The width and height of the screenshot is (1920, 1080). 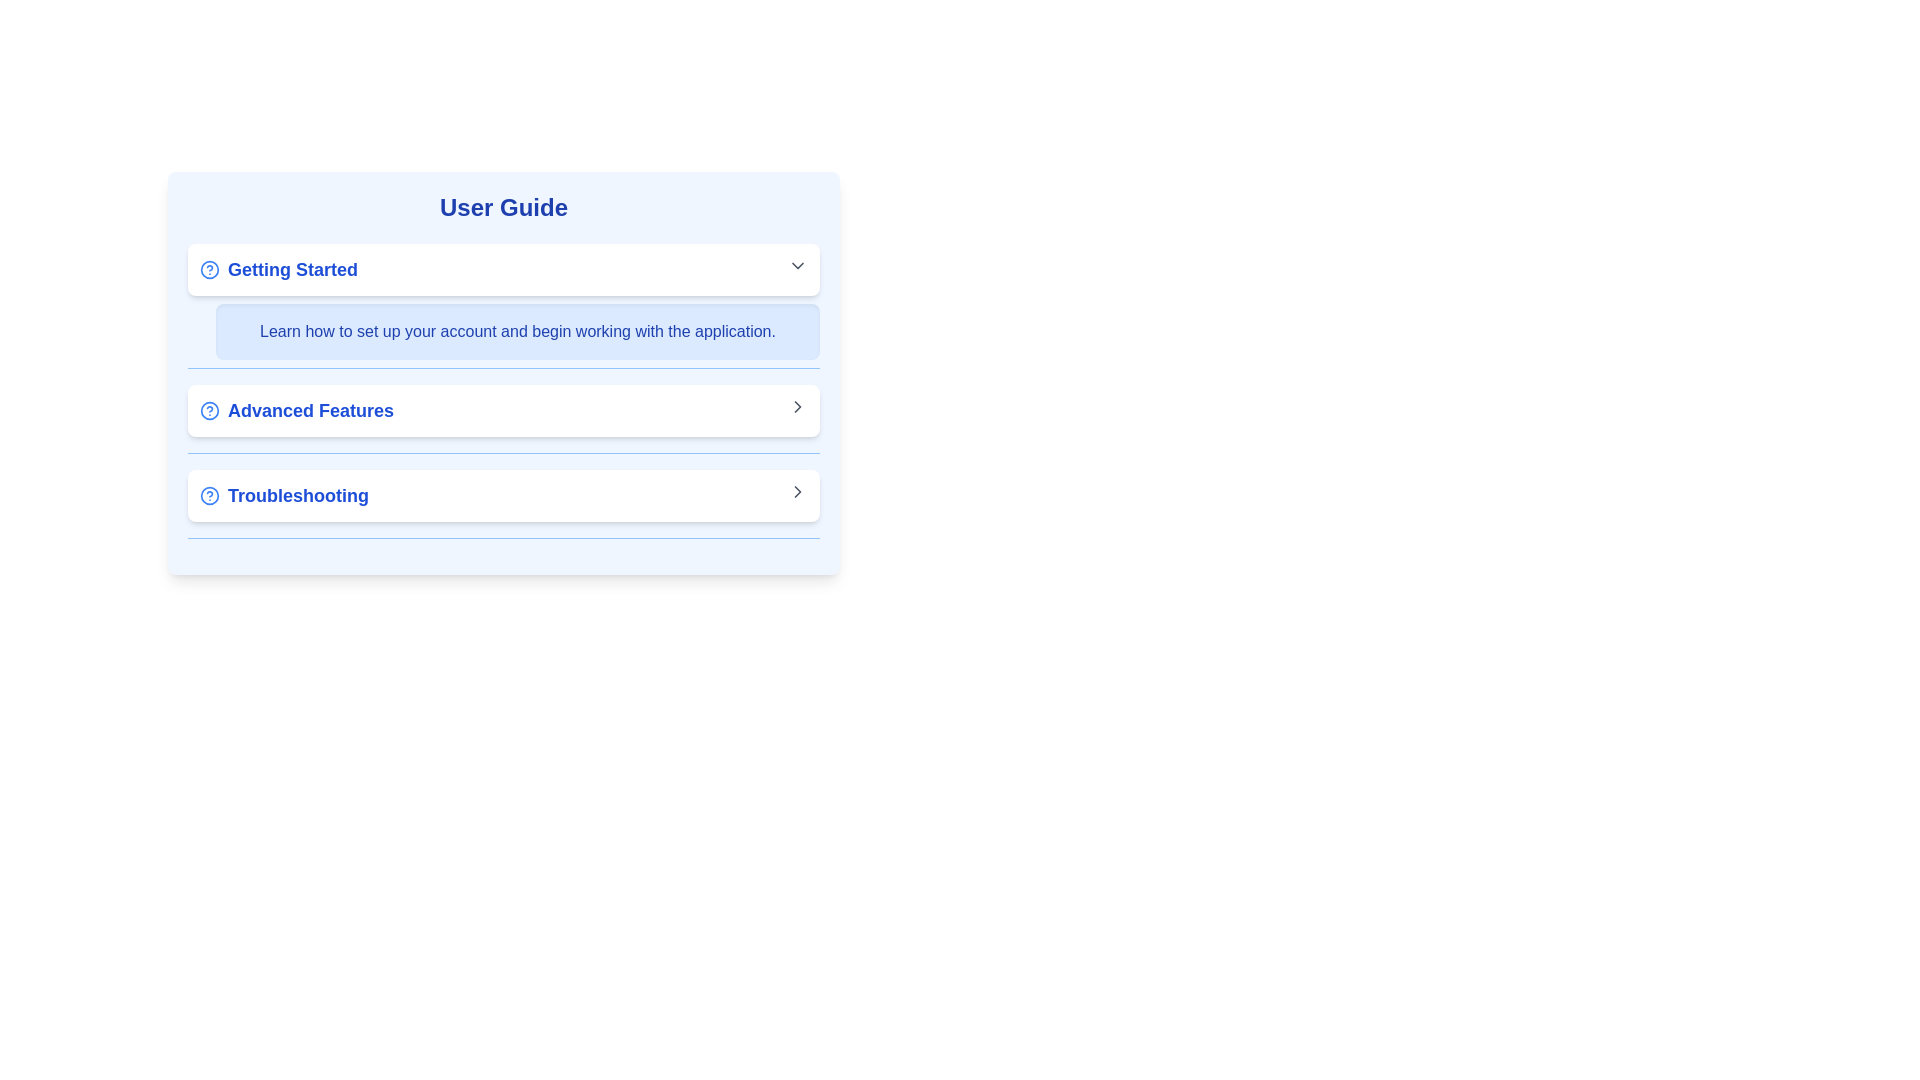 I want to click on the third text label in the user guide menu, so click(x=297, y=495).